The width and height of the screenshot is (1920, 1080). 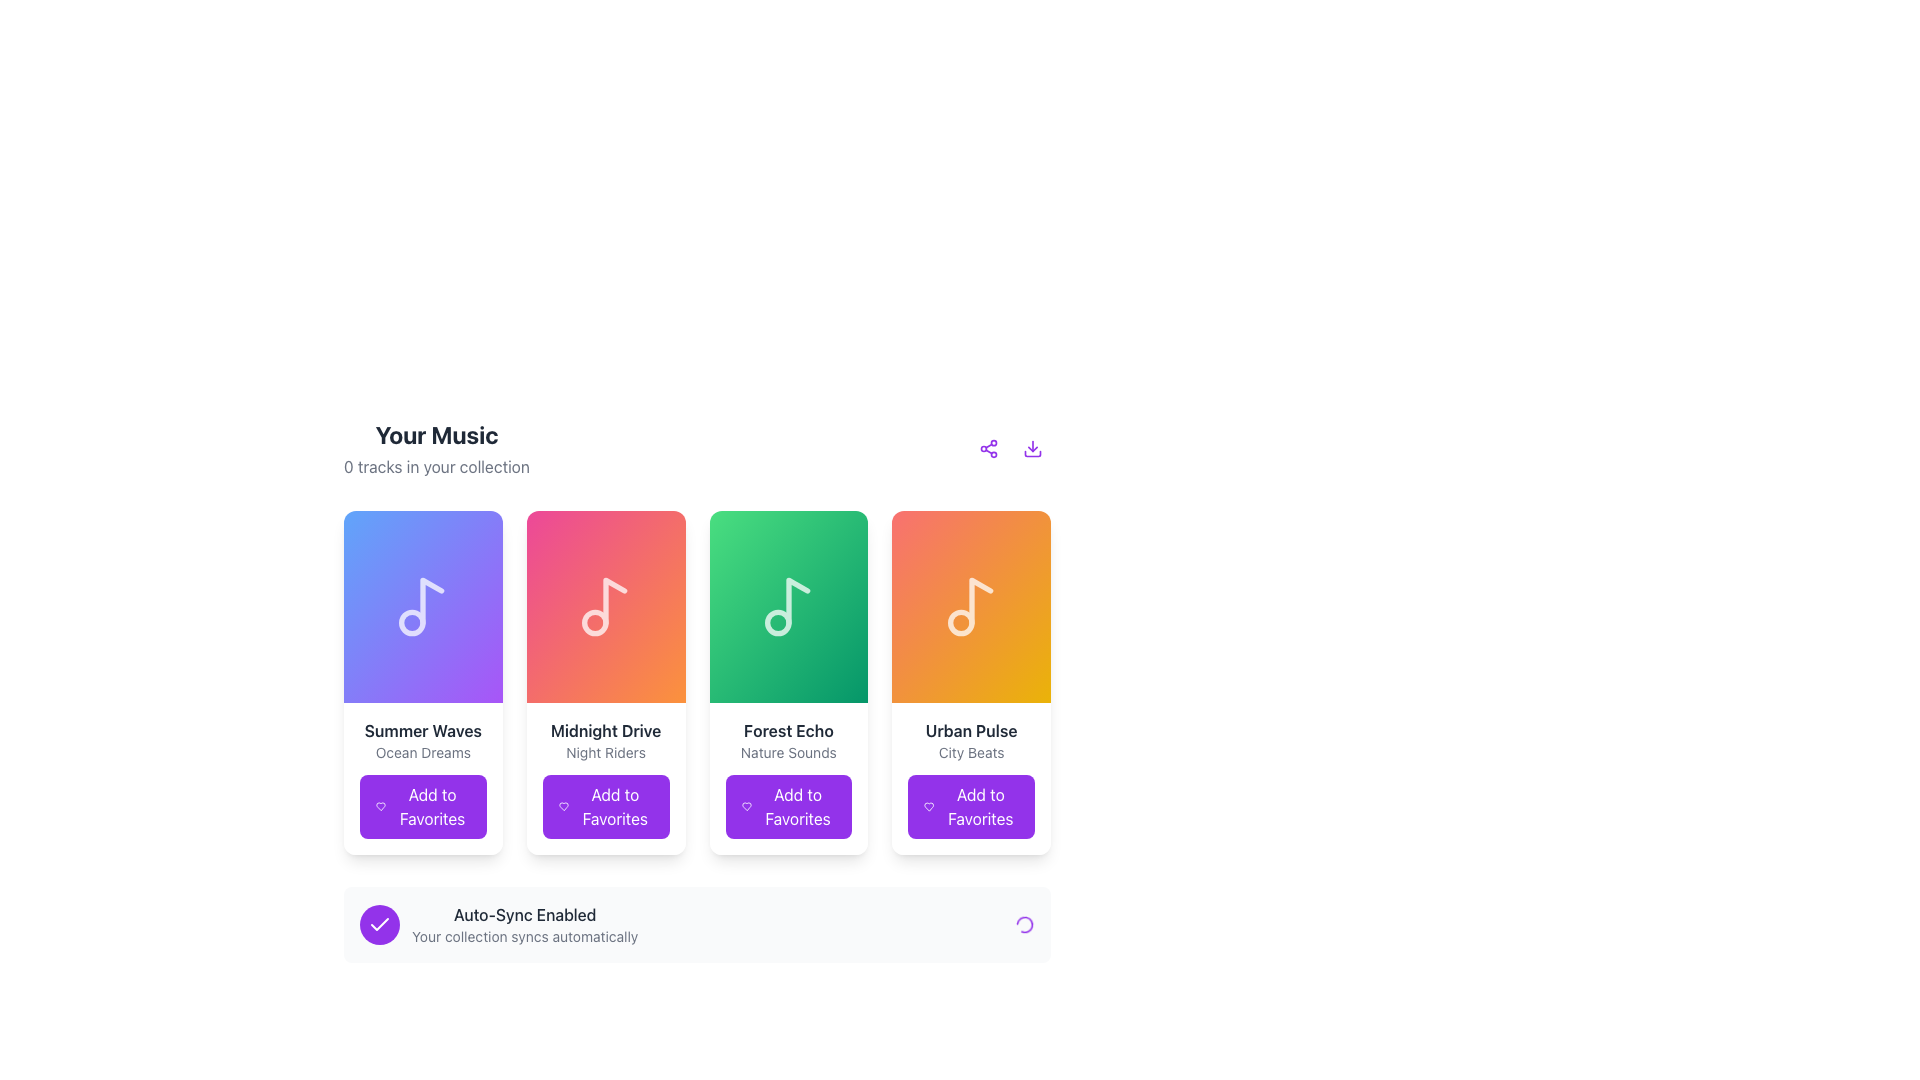 What do you see at coordinates (435, 466) in the screenshot?
I see `the static text displaying '0 tracks in your collection', which is located directly underneath the 'Your Music' heading` at bounding box center [435, 466].